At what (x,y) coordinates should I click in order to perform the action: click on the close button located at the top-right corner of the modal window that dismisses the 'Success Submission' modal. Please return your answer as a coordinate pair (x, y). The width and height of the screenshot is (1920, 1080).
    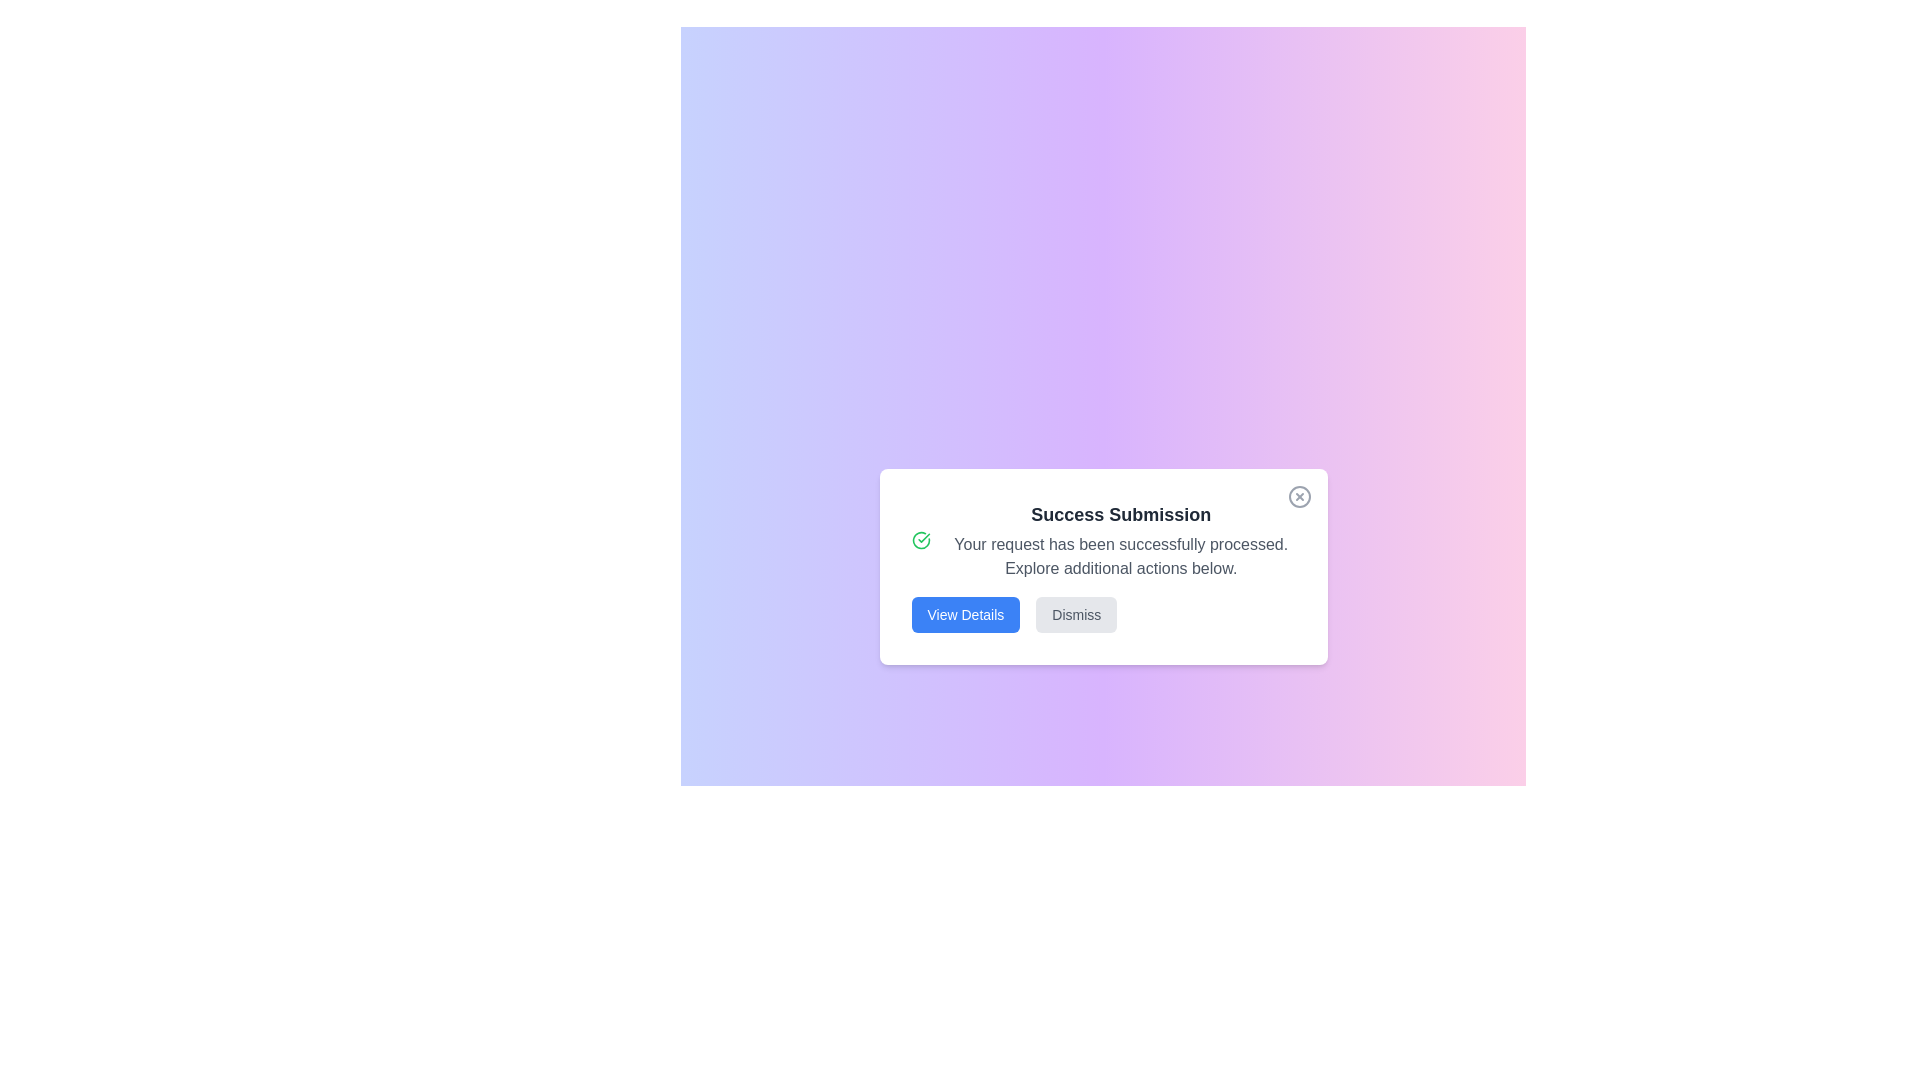
    Looking at the image, I should click on (1299, 496).